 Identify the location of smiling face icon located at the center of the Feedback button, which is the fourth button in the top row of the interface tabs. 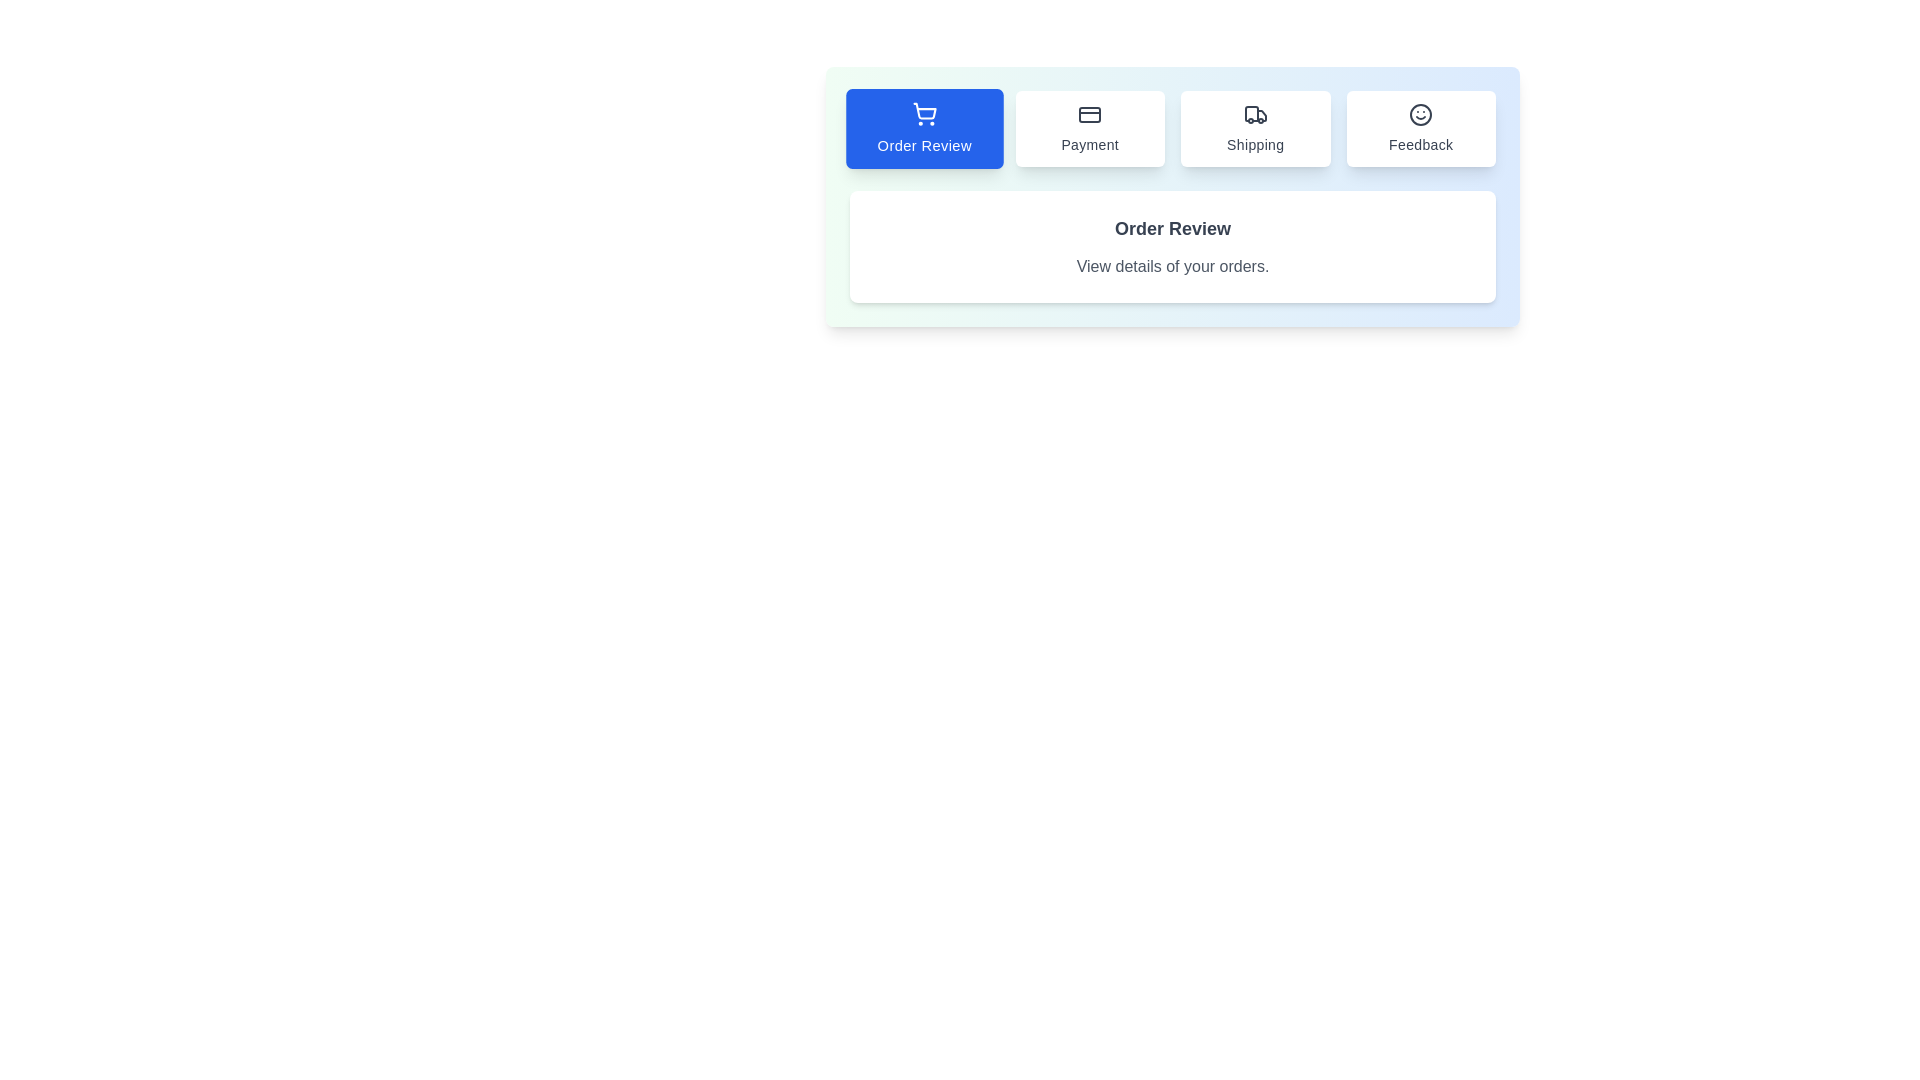
(1420, 115).